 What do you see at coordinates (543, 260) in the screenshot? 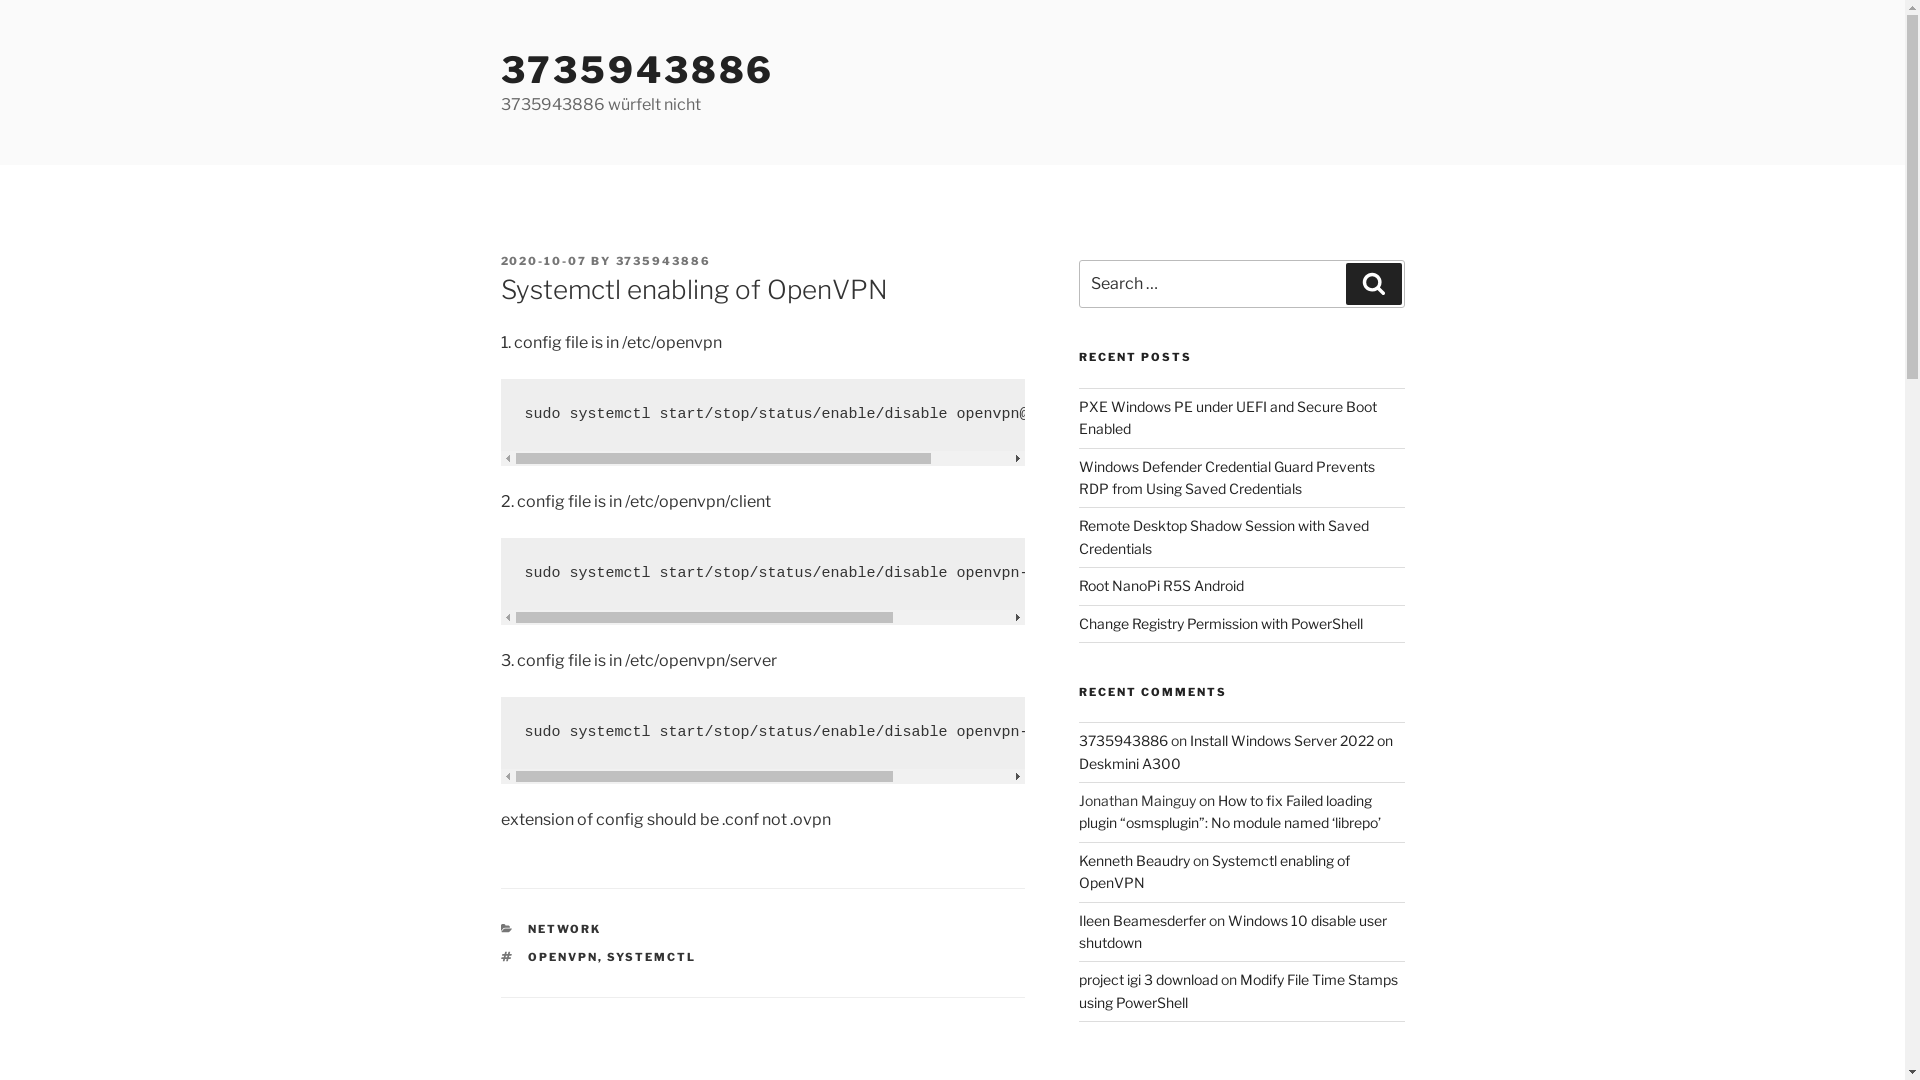
I see `'2020-10-07'` at bounding box center [543, 260].